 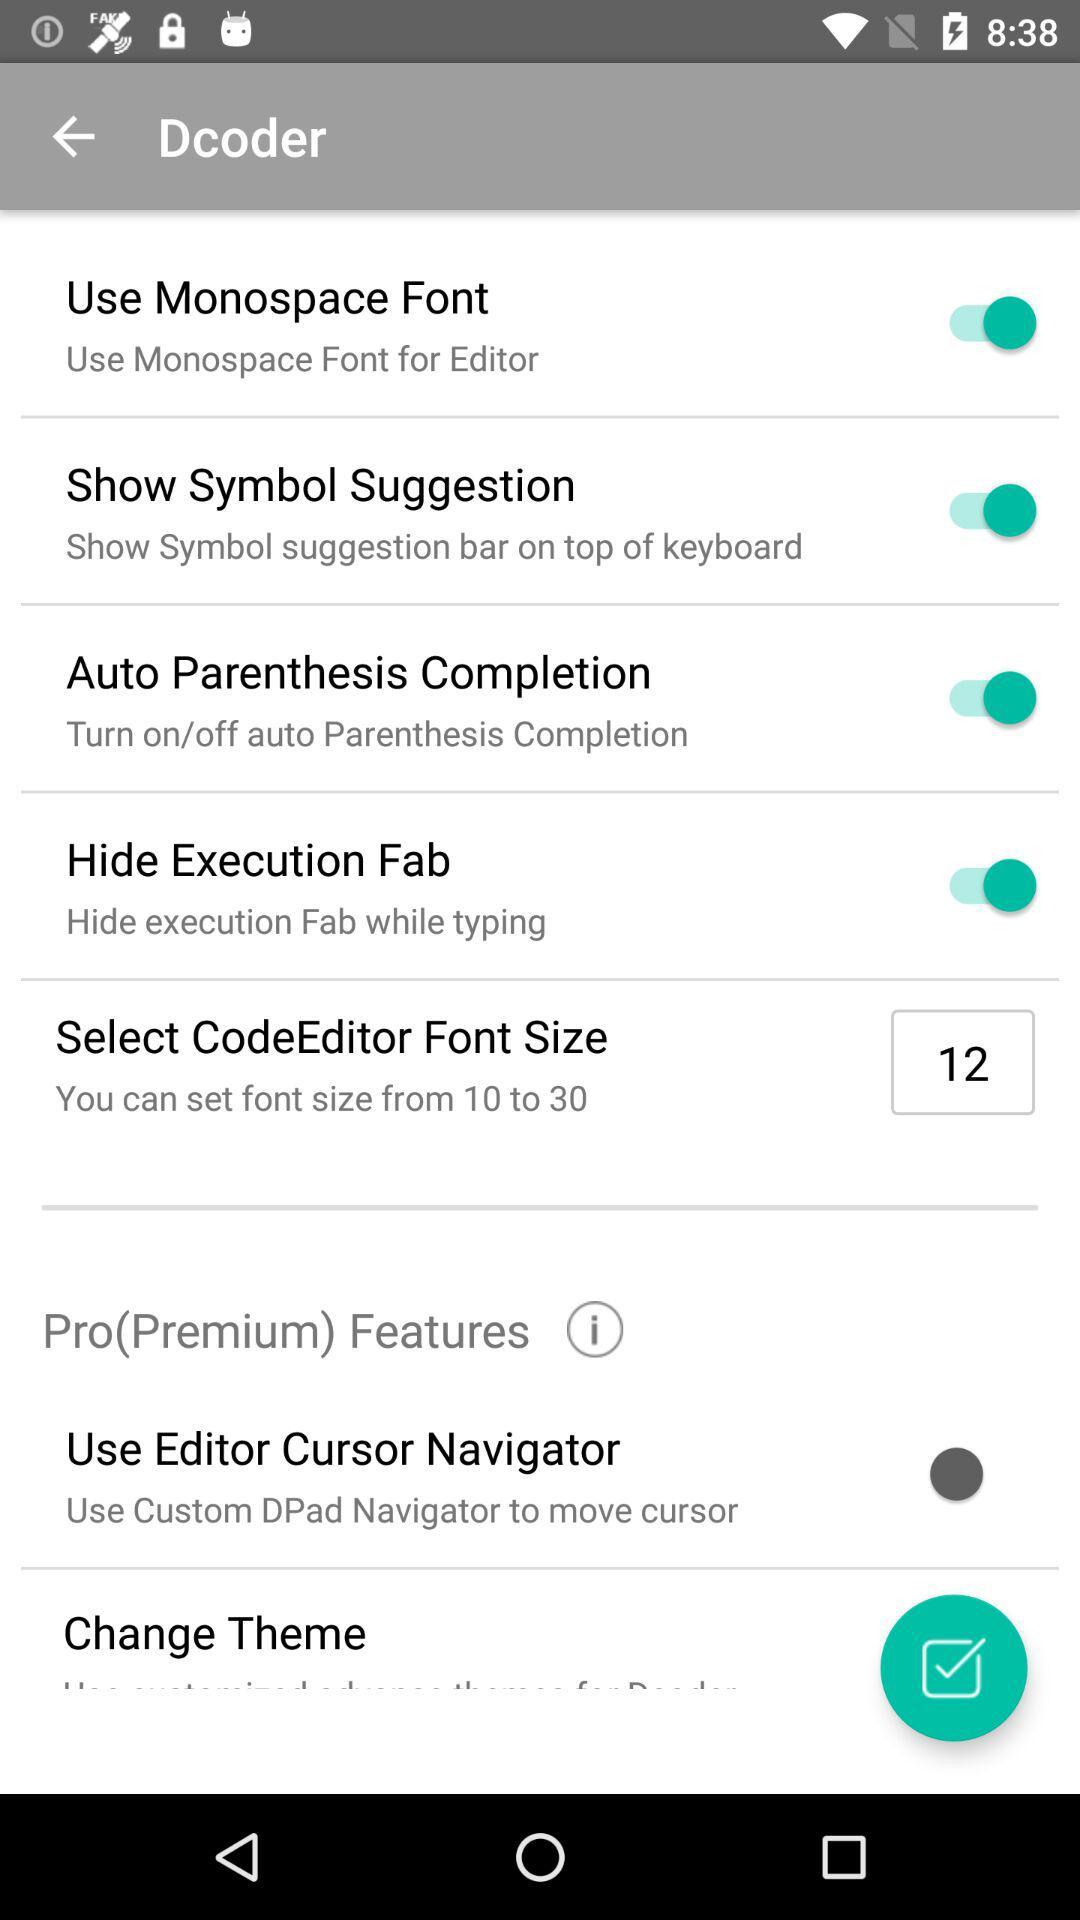 I want to click on the icon above use monospace font, so click(x=72, y=135).